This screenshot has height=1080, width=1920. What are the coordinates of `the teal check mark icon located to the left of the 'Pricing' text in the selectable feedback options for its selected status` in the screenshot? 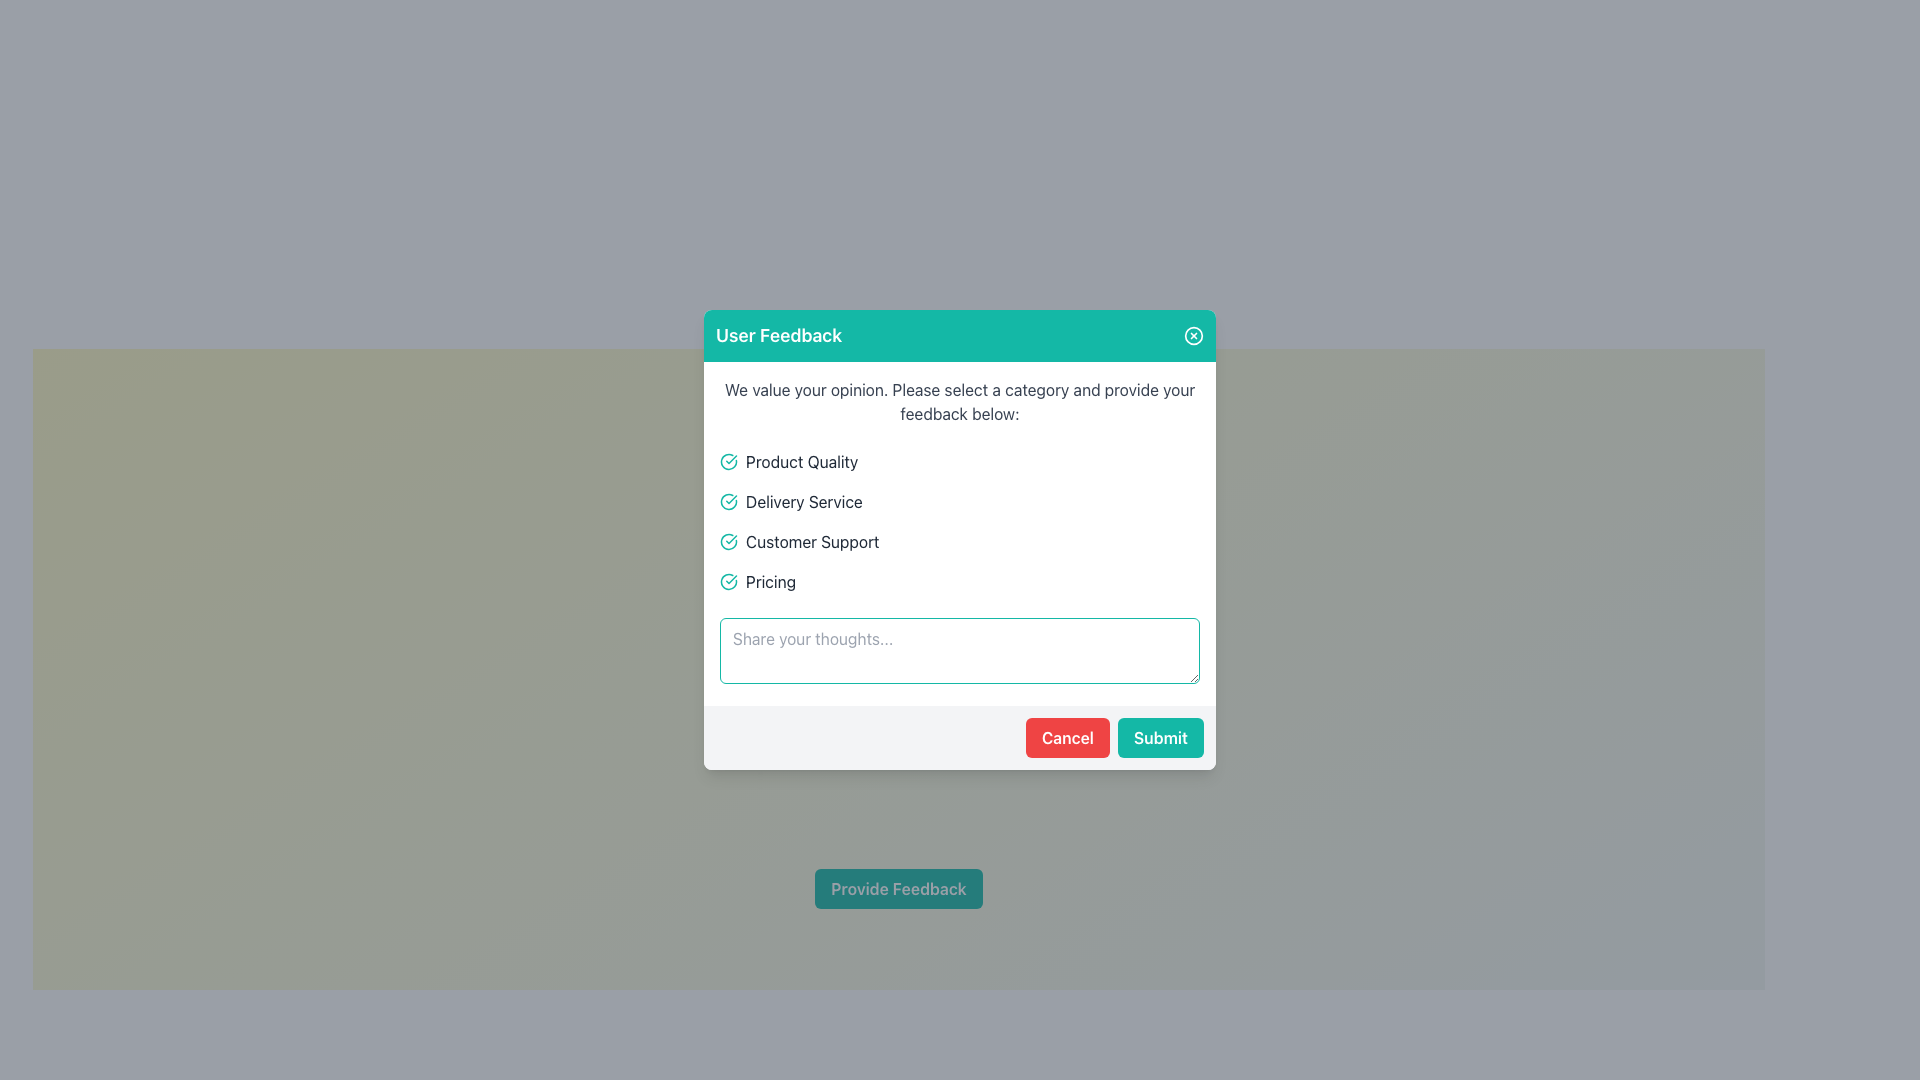 It's located at (728, 582).